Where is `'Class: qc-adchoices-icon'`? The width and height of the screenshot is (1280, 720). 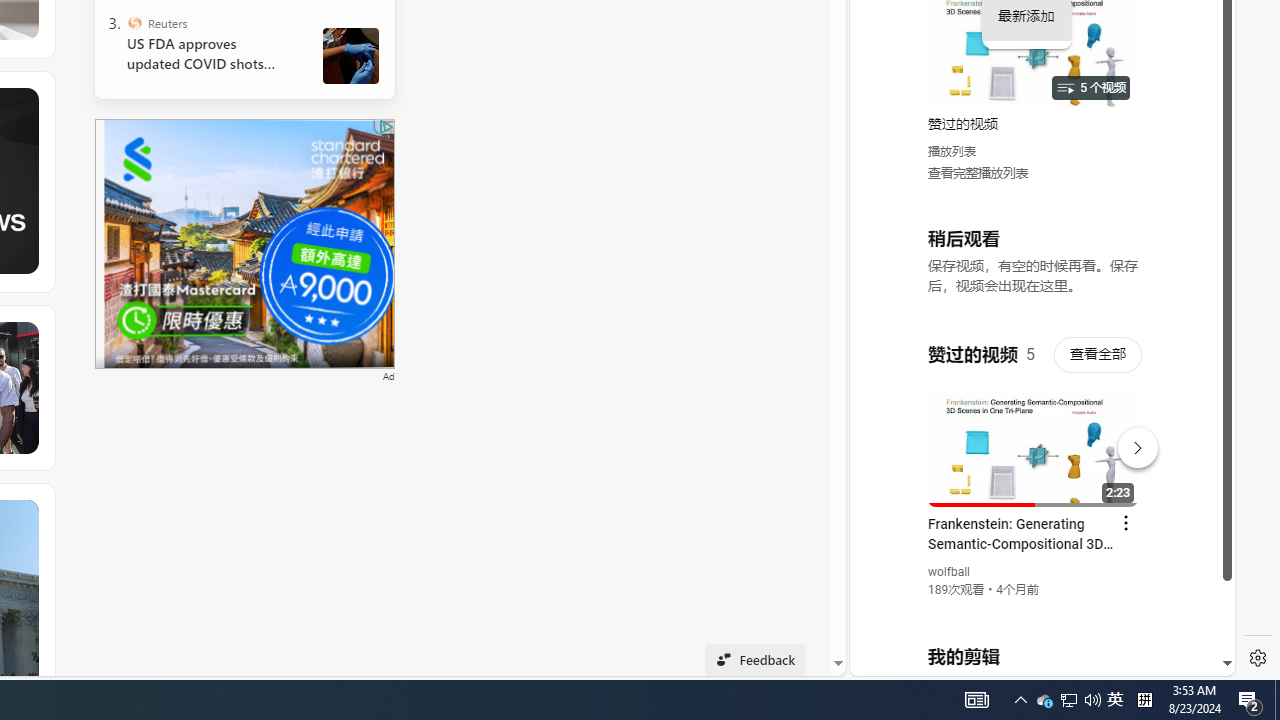
'Class: qc-adchoices-icon' is located at coordinates (386, 127).